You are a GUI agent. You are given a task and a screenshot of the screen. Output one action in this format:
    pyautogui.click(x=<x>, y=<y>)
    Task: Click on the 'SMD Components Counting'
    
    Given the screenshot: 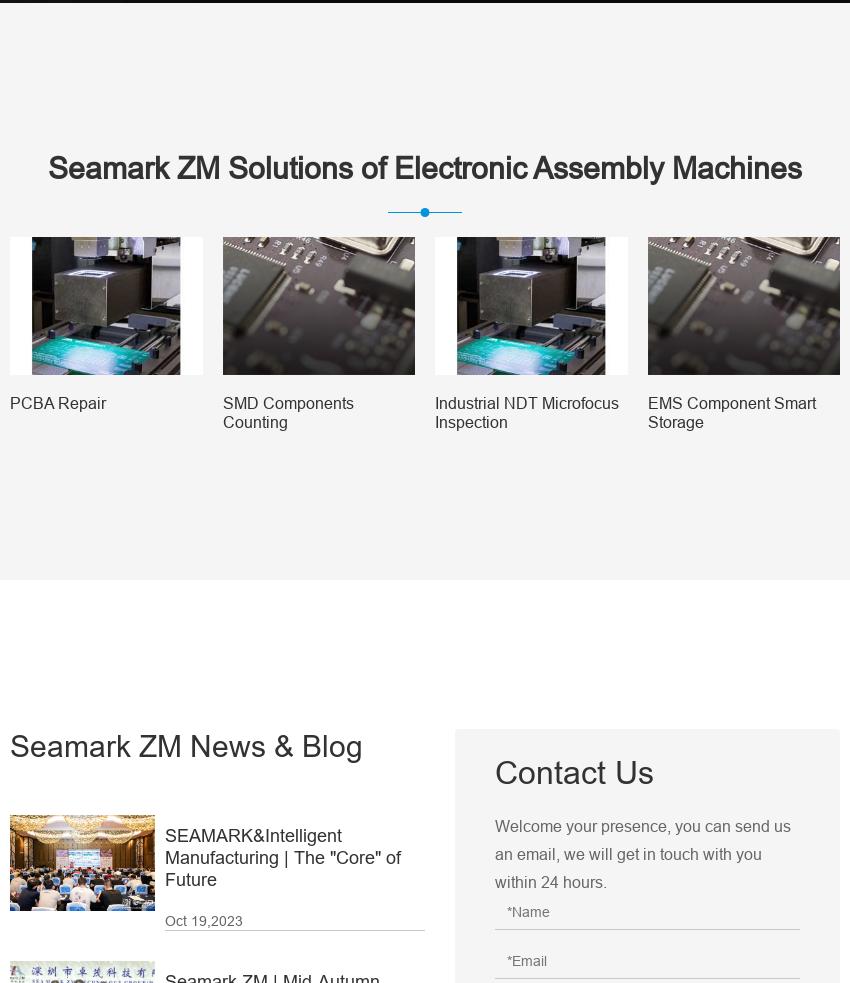 What is the action you would take?
    pyautogui.click(x=222, y=411)
    